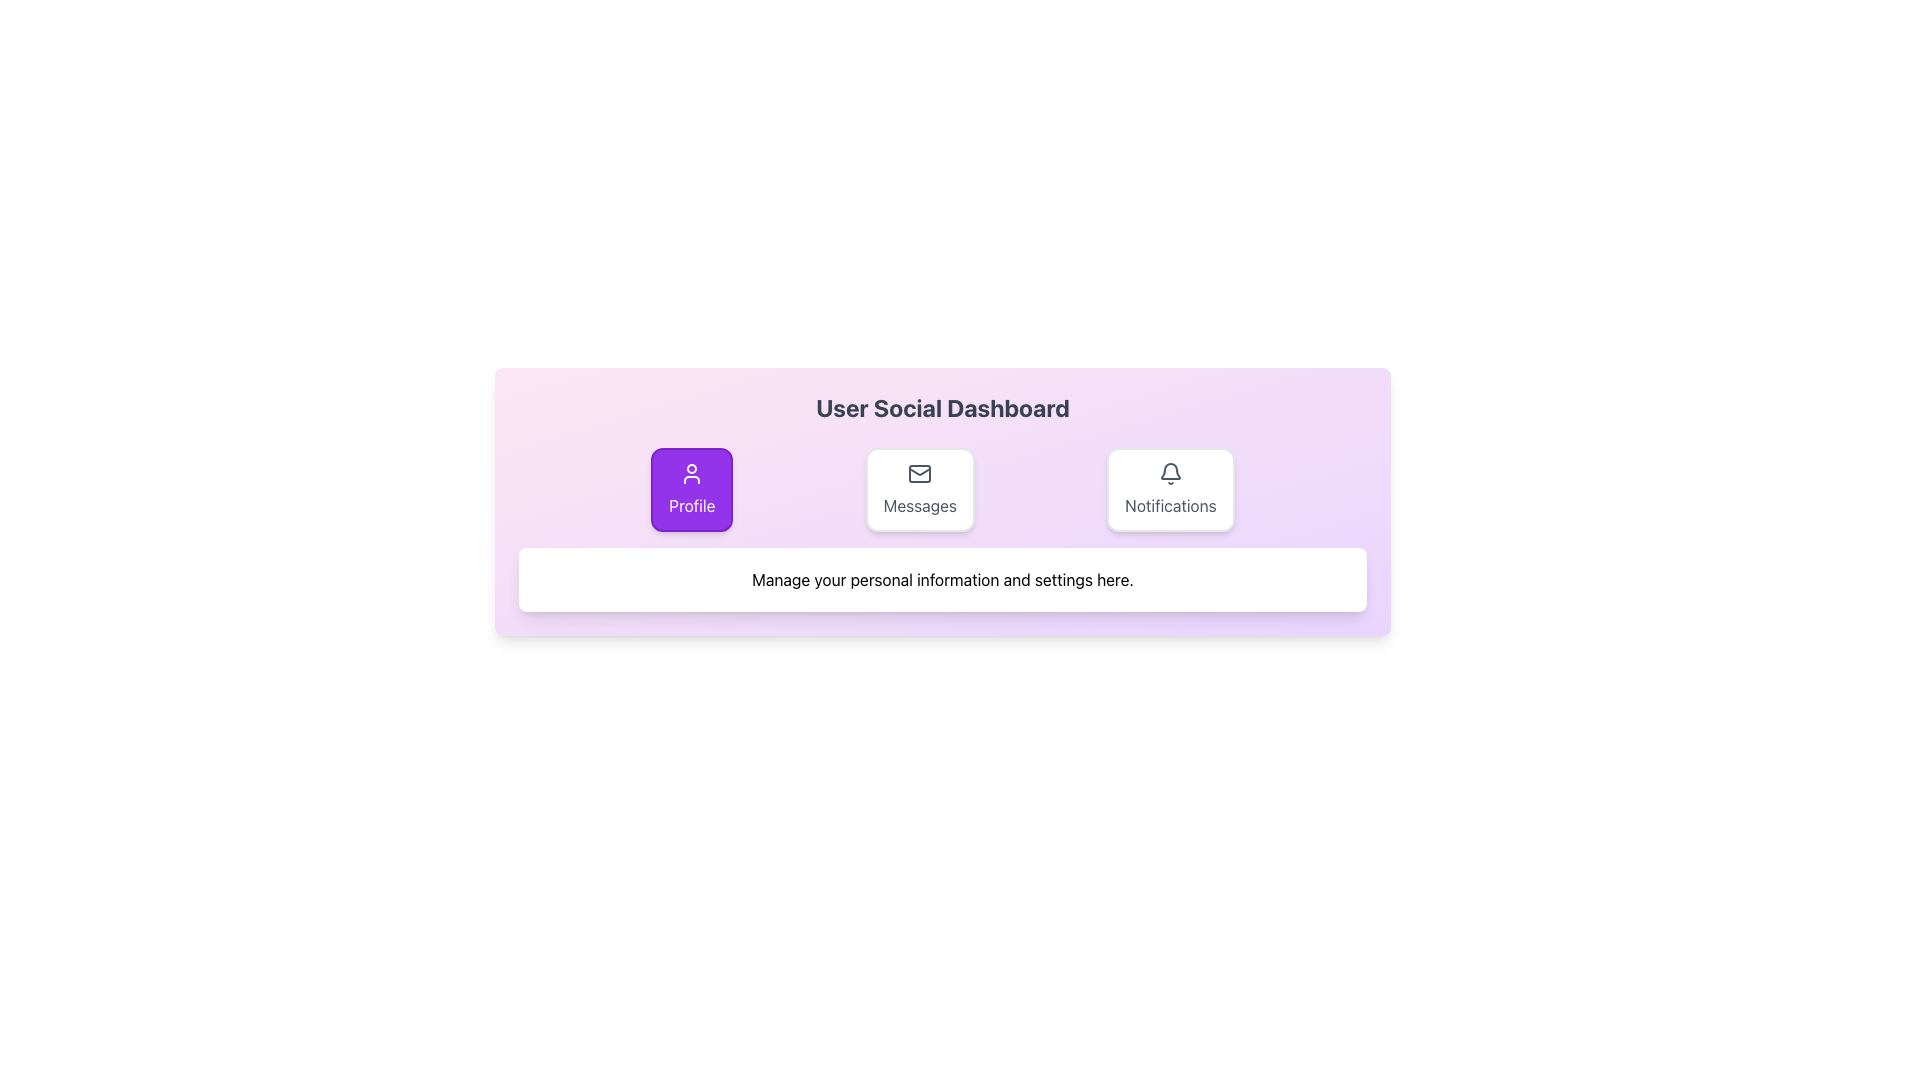 The image size is (1920, 1080). I want to click on the third button from the left that navigates to the Notifications section, so click(1171, 489).